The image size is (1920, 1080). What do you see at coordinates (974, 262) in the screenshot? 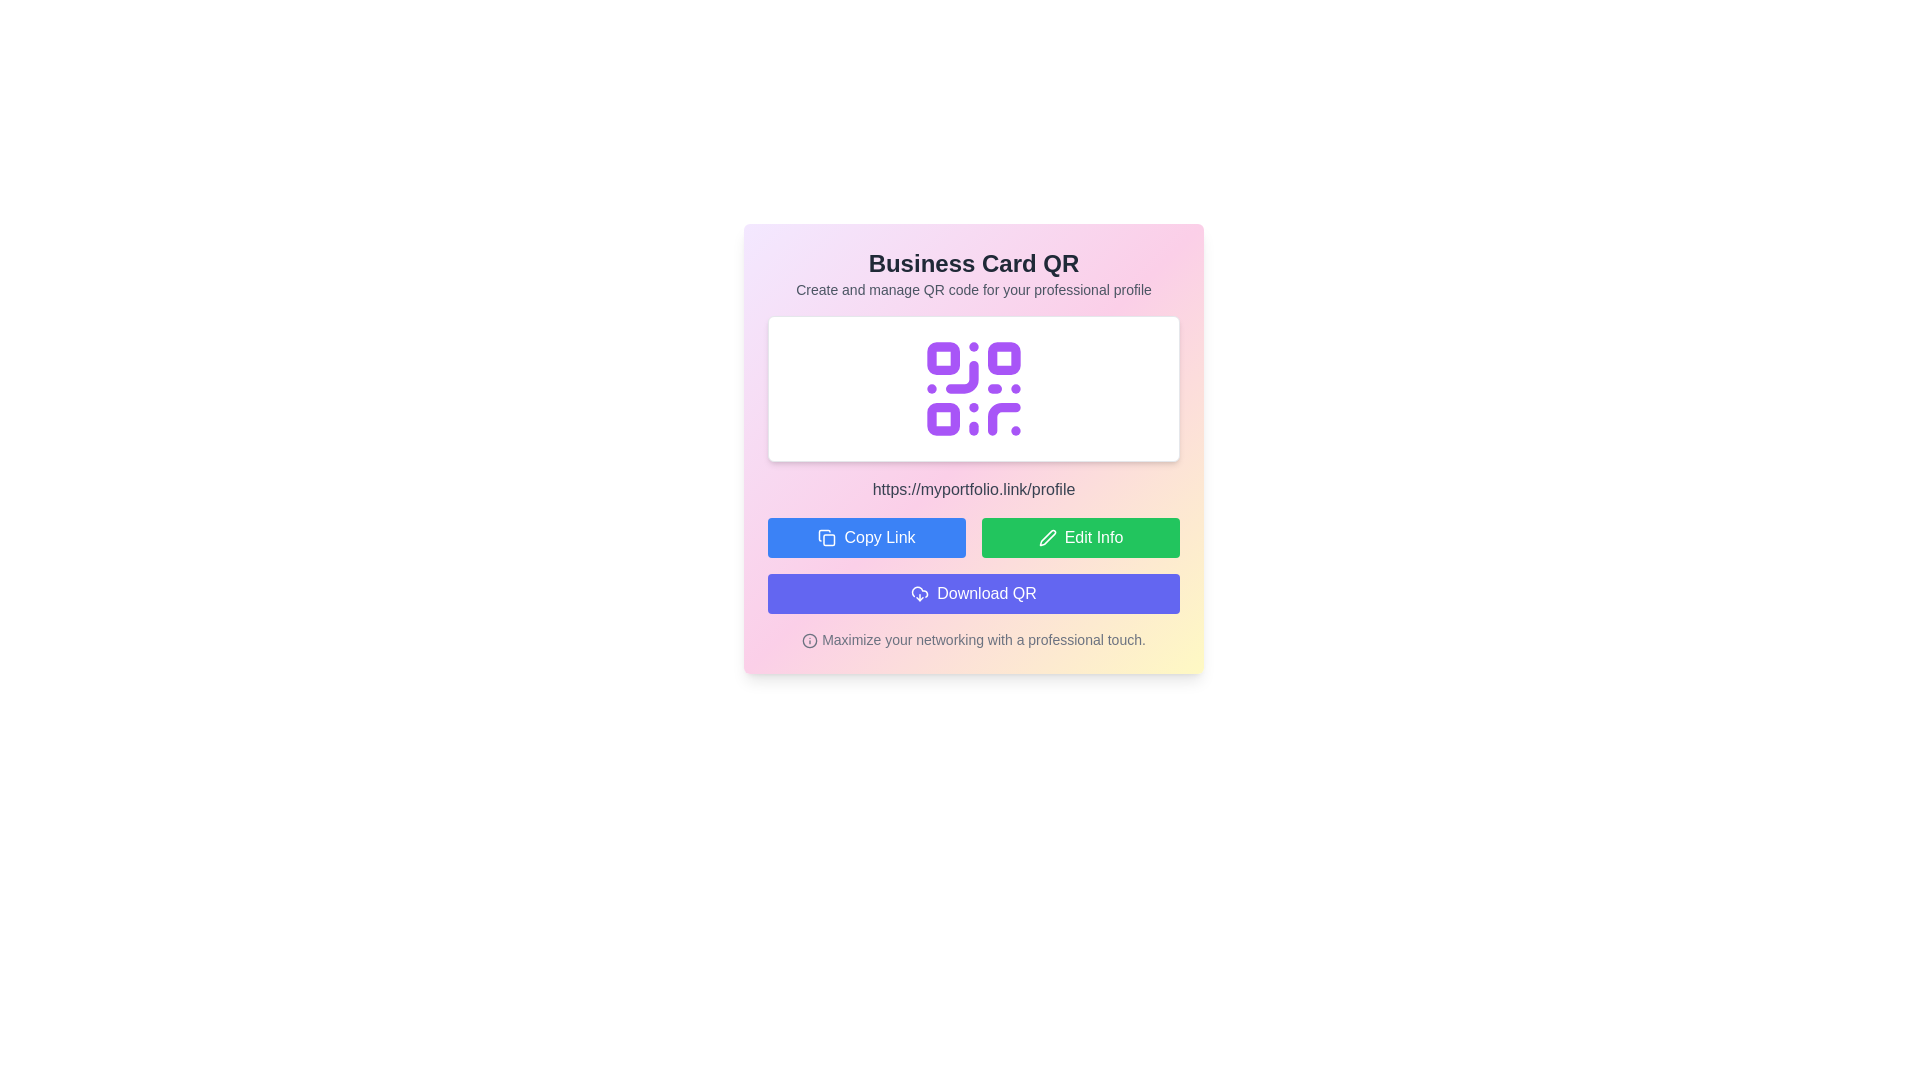
I see `the text element displaying 'Business Card QR' in bold, large font, centrally positioned at the top of the card layout` at bounding box center [974, 262].